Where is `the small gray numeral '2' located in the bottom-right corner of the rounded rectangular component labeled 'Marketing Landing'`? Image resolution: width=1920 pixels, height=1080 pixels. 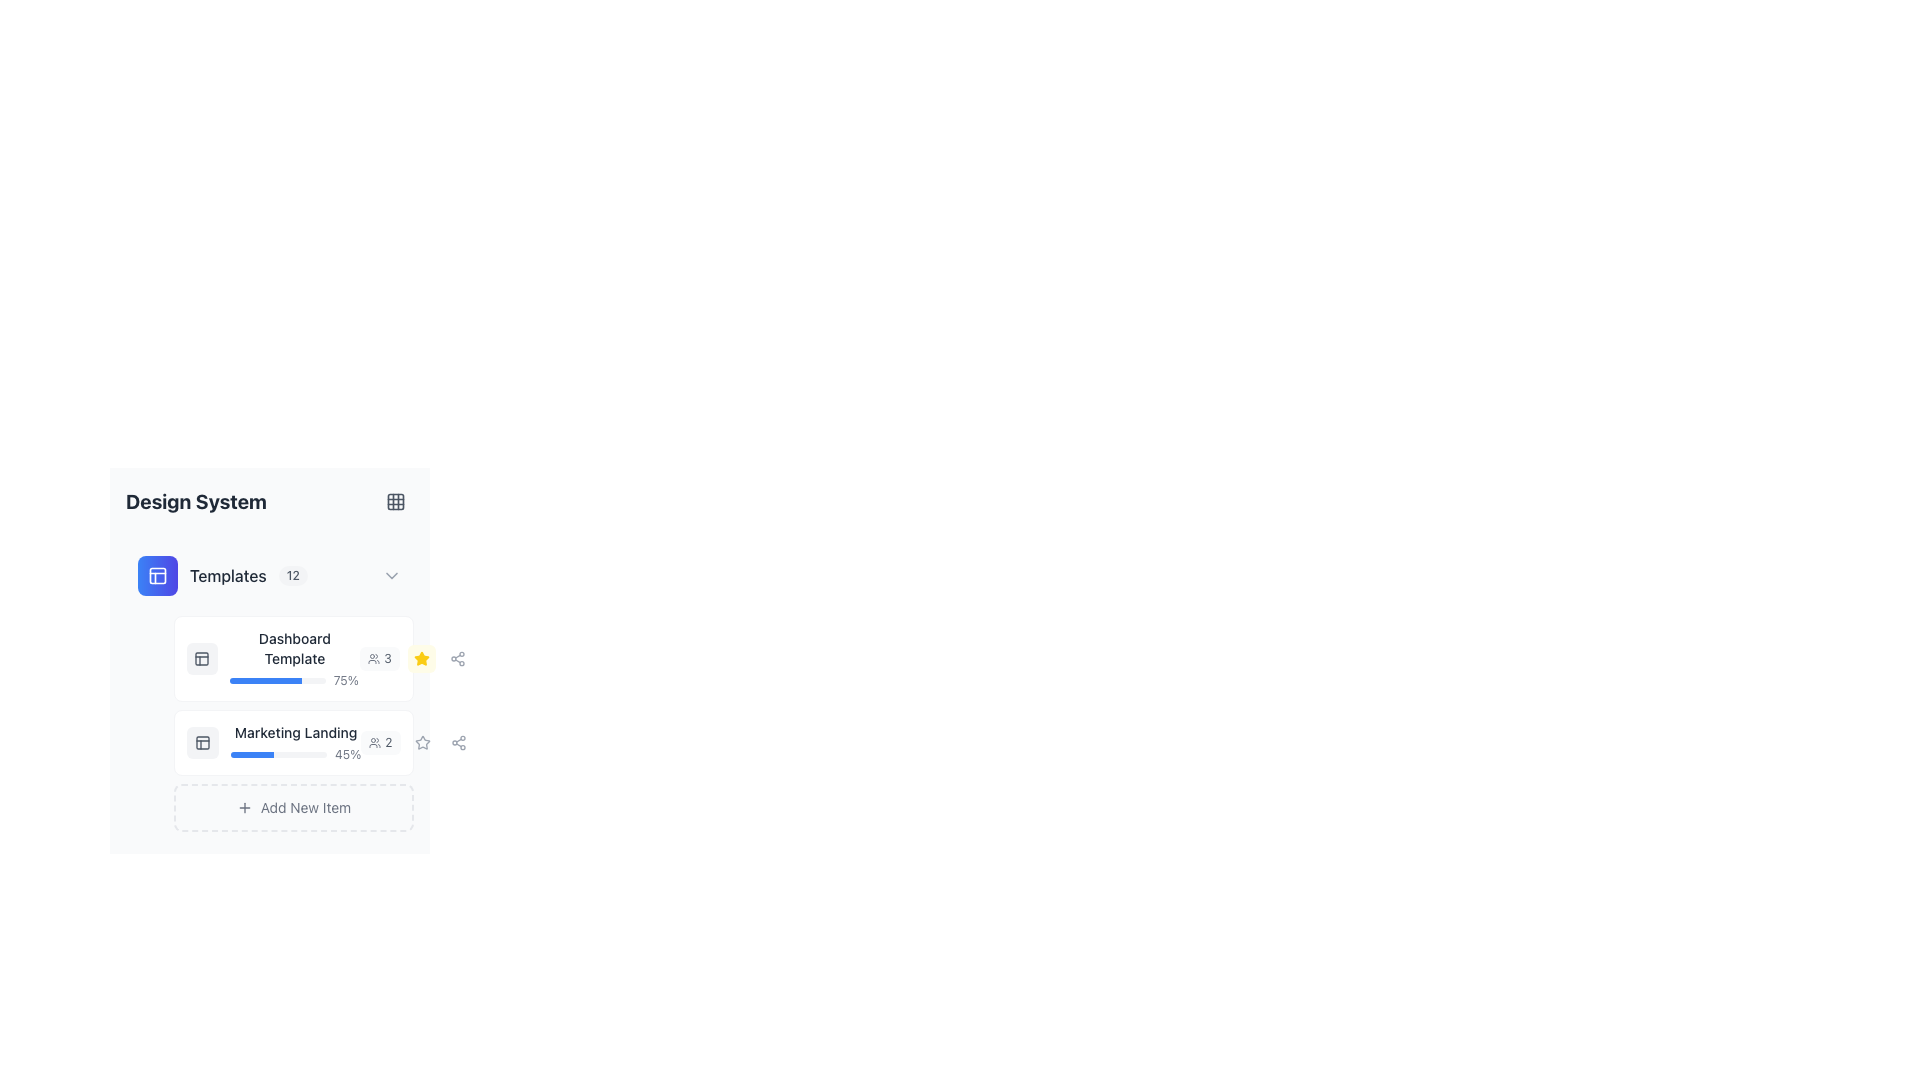
the small gray numeral '2' located in the bottom-right corner of the rounded rectangular component labeled 'Marketing Landing' is located at coordinates (388, 743).